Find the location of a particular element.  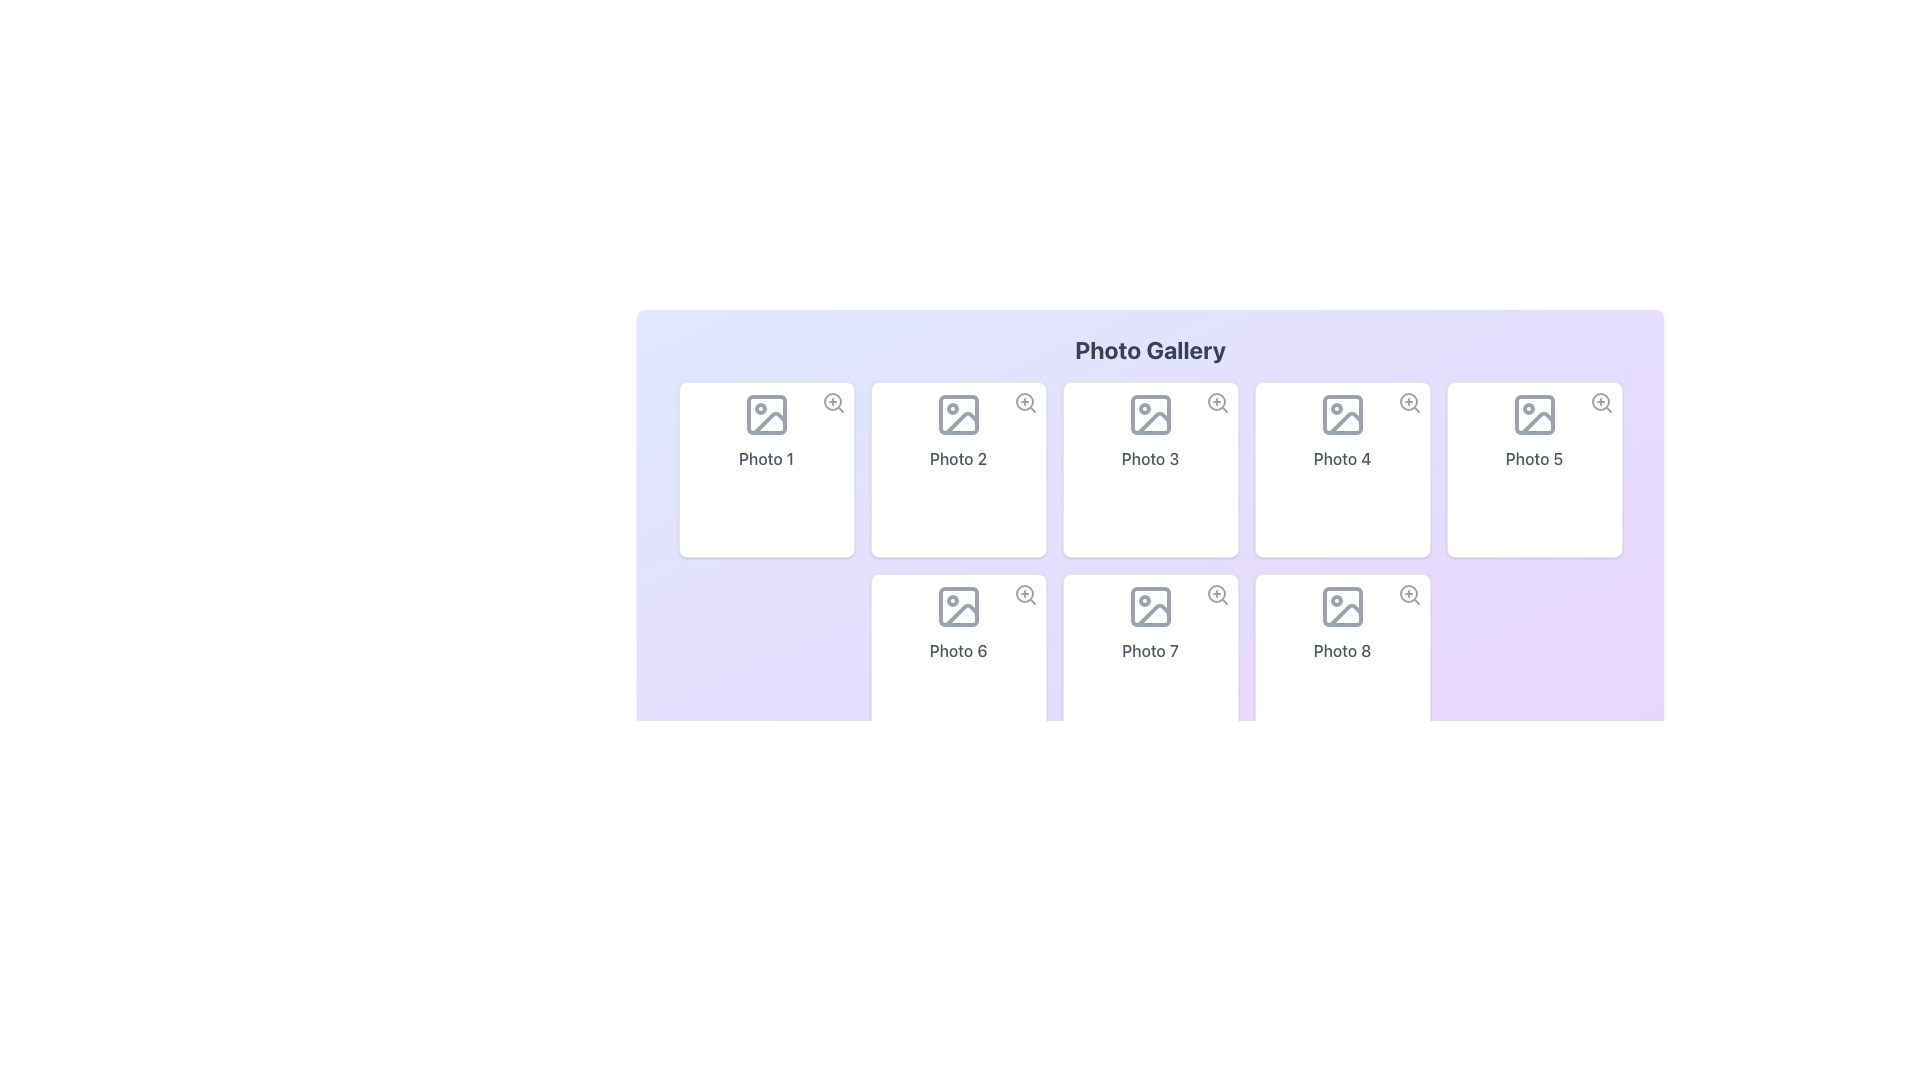

the card element displaying the caption 'Photo 8' with a gray icon of an image, located in the second row and fourth column of the grid layout is located at coordinates (1342, 662).